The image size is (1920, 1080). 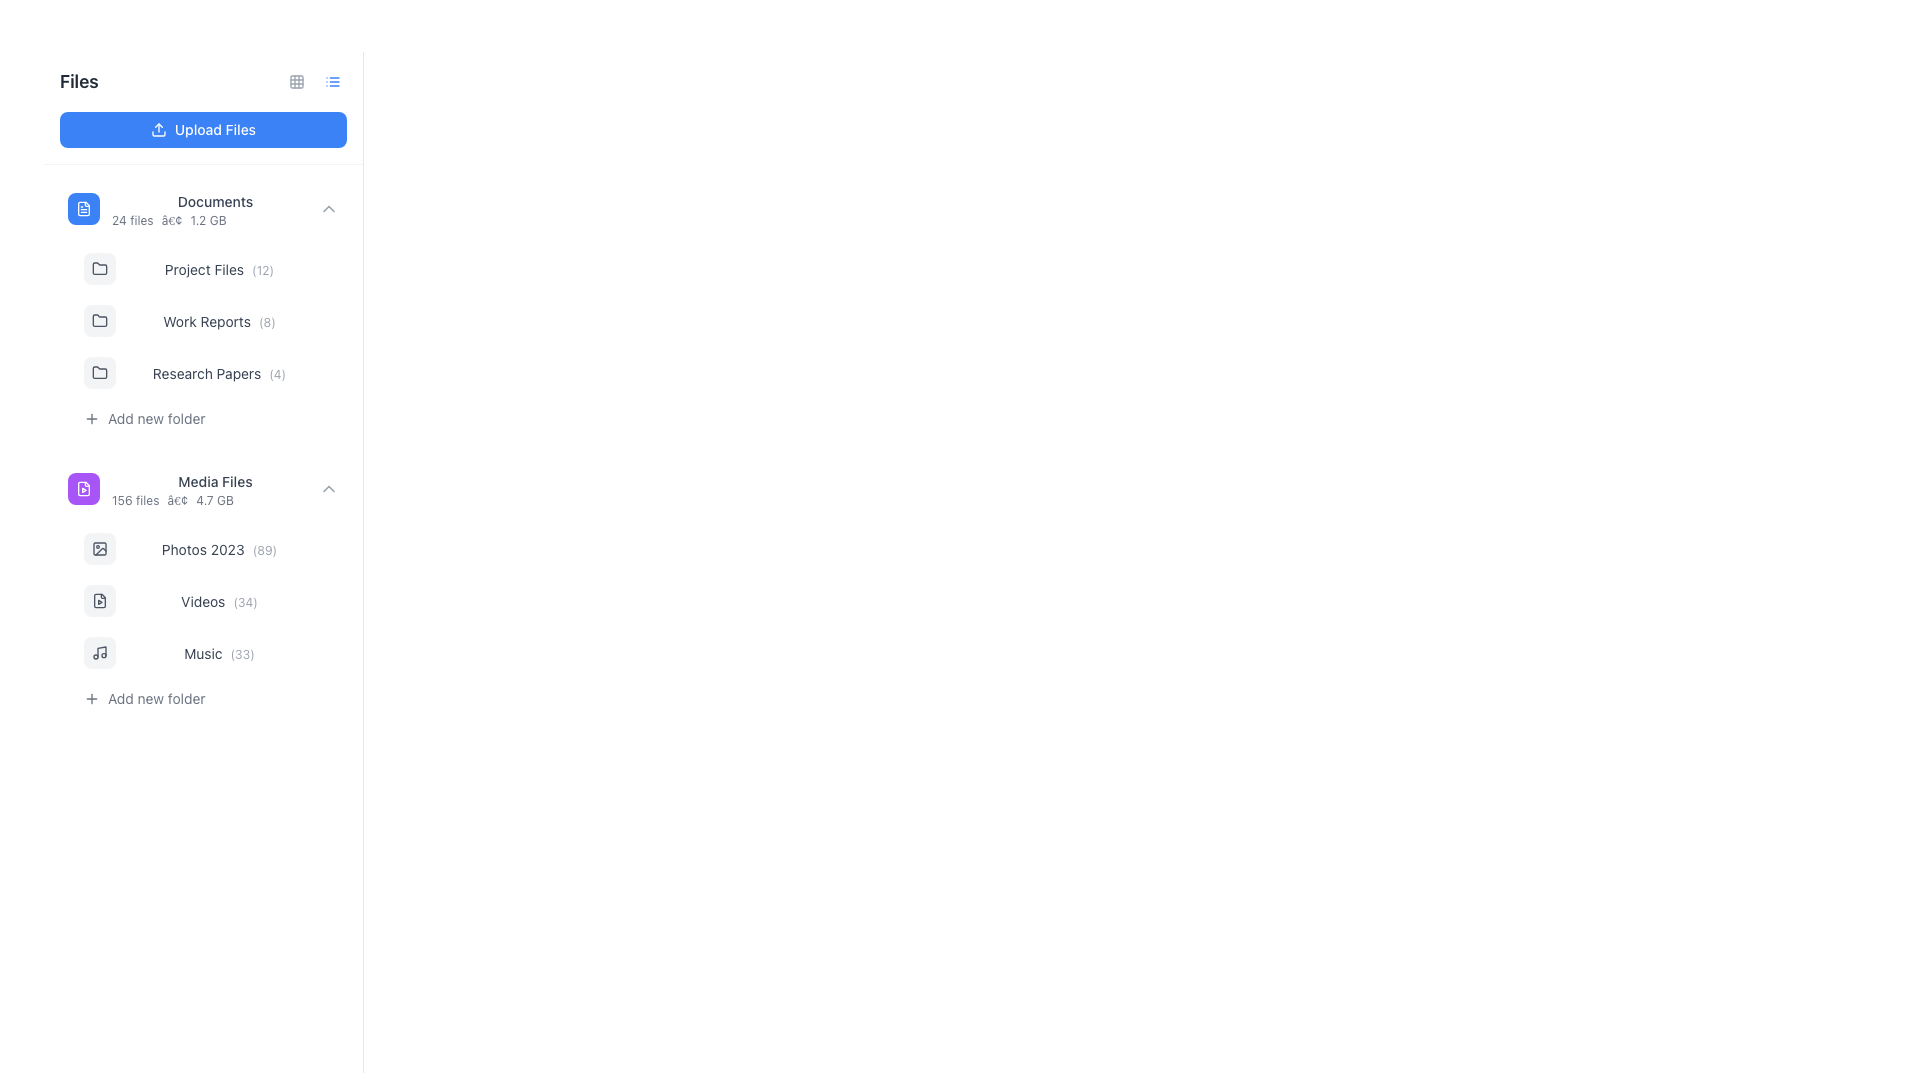 I want to click on the 'Media Files' group entry located below 'Documents' and above 'Photos 2023', so click(x=203, y=489).